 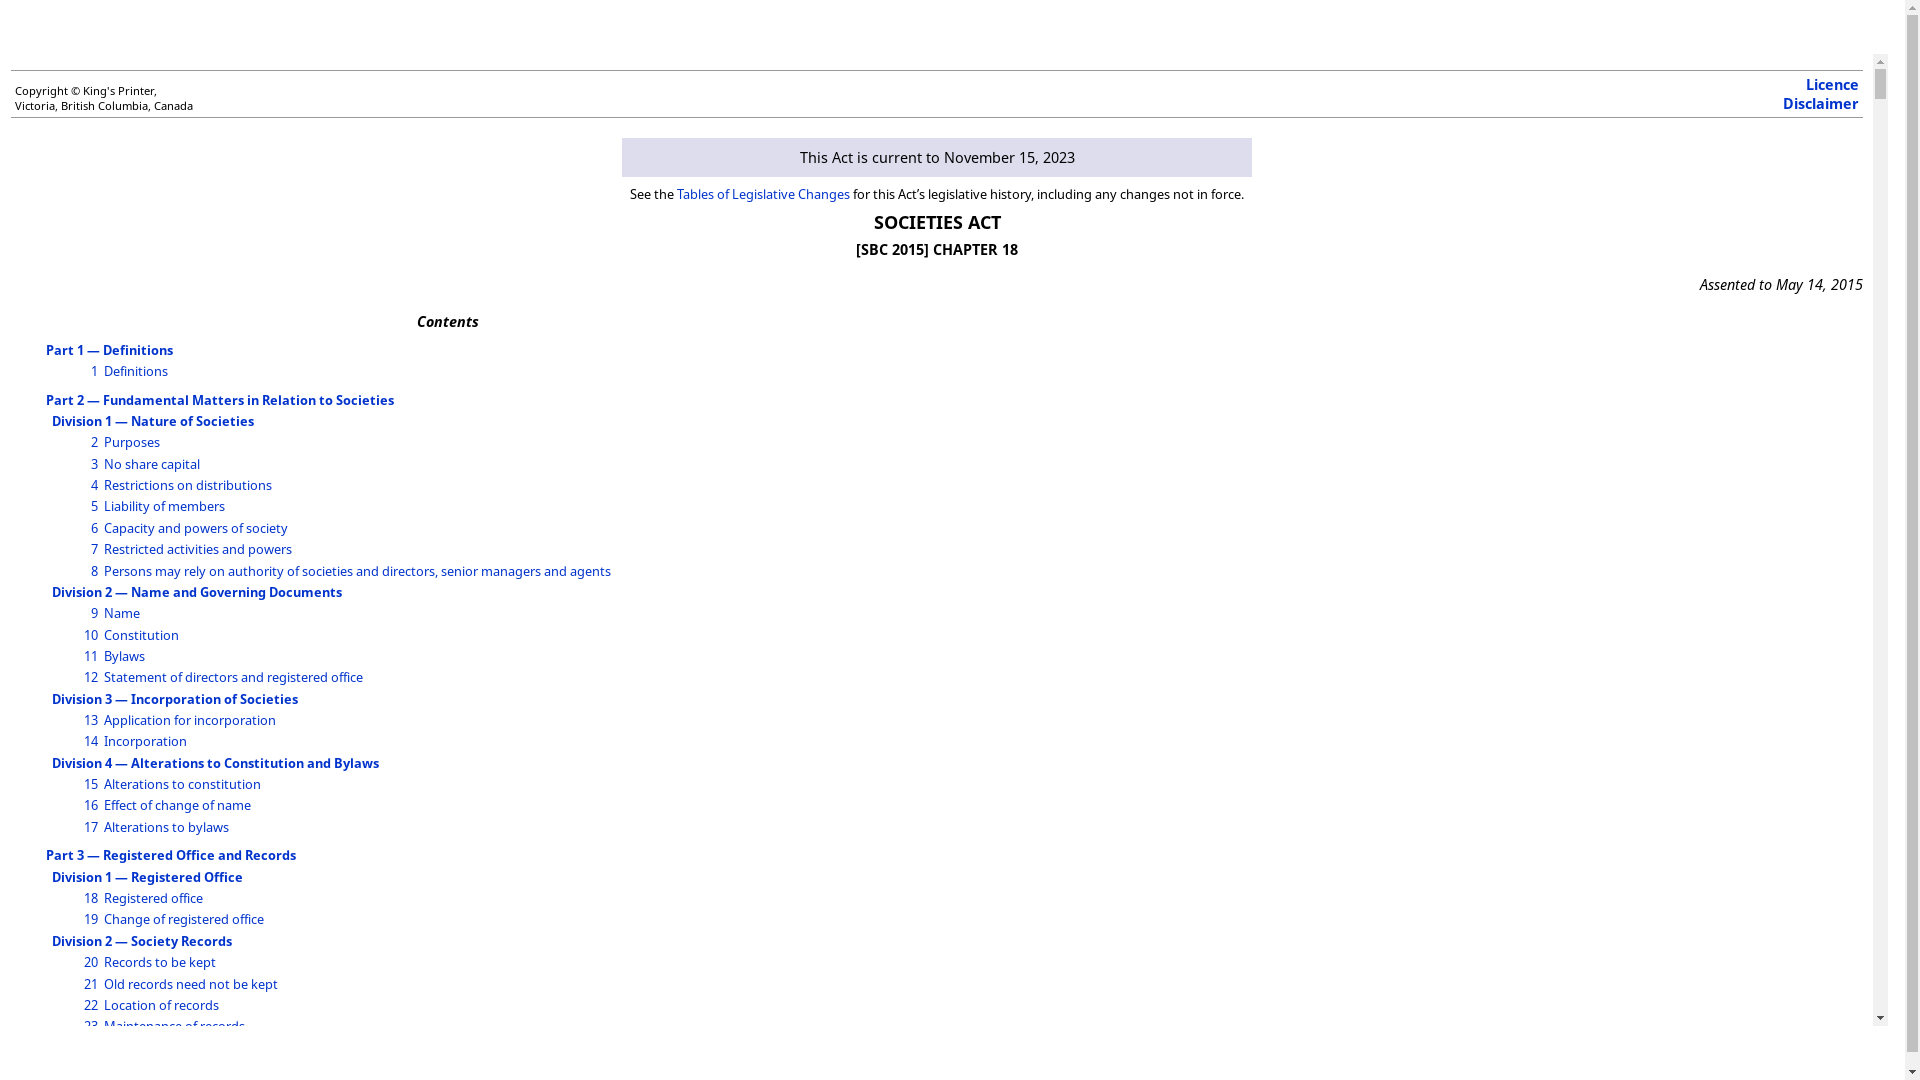 I want to click on '8', so click(x=90, y=570).